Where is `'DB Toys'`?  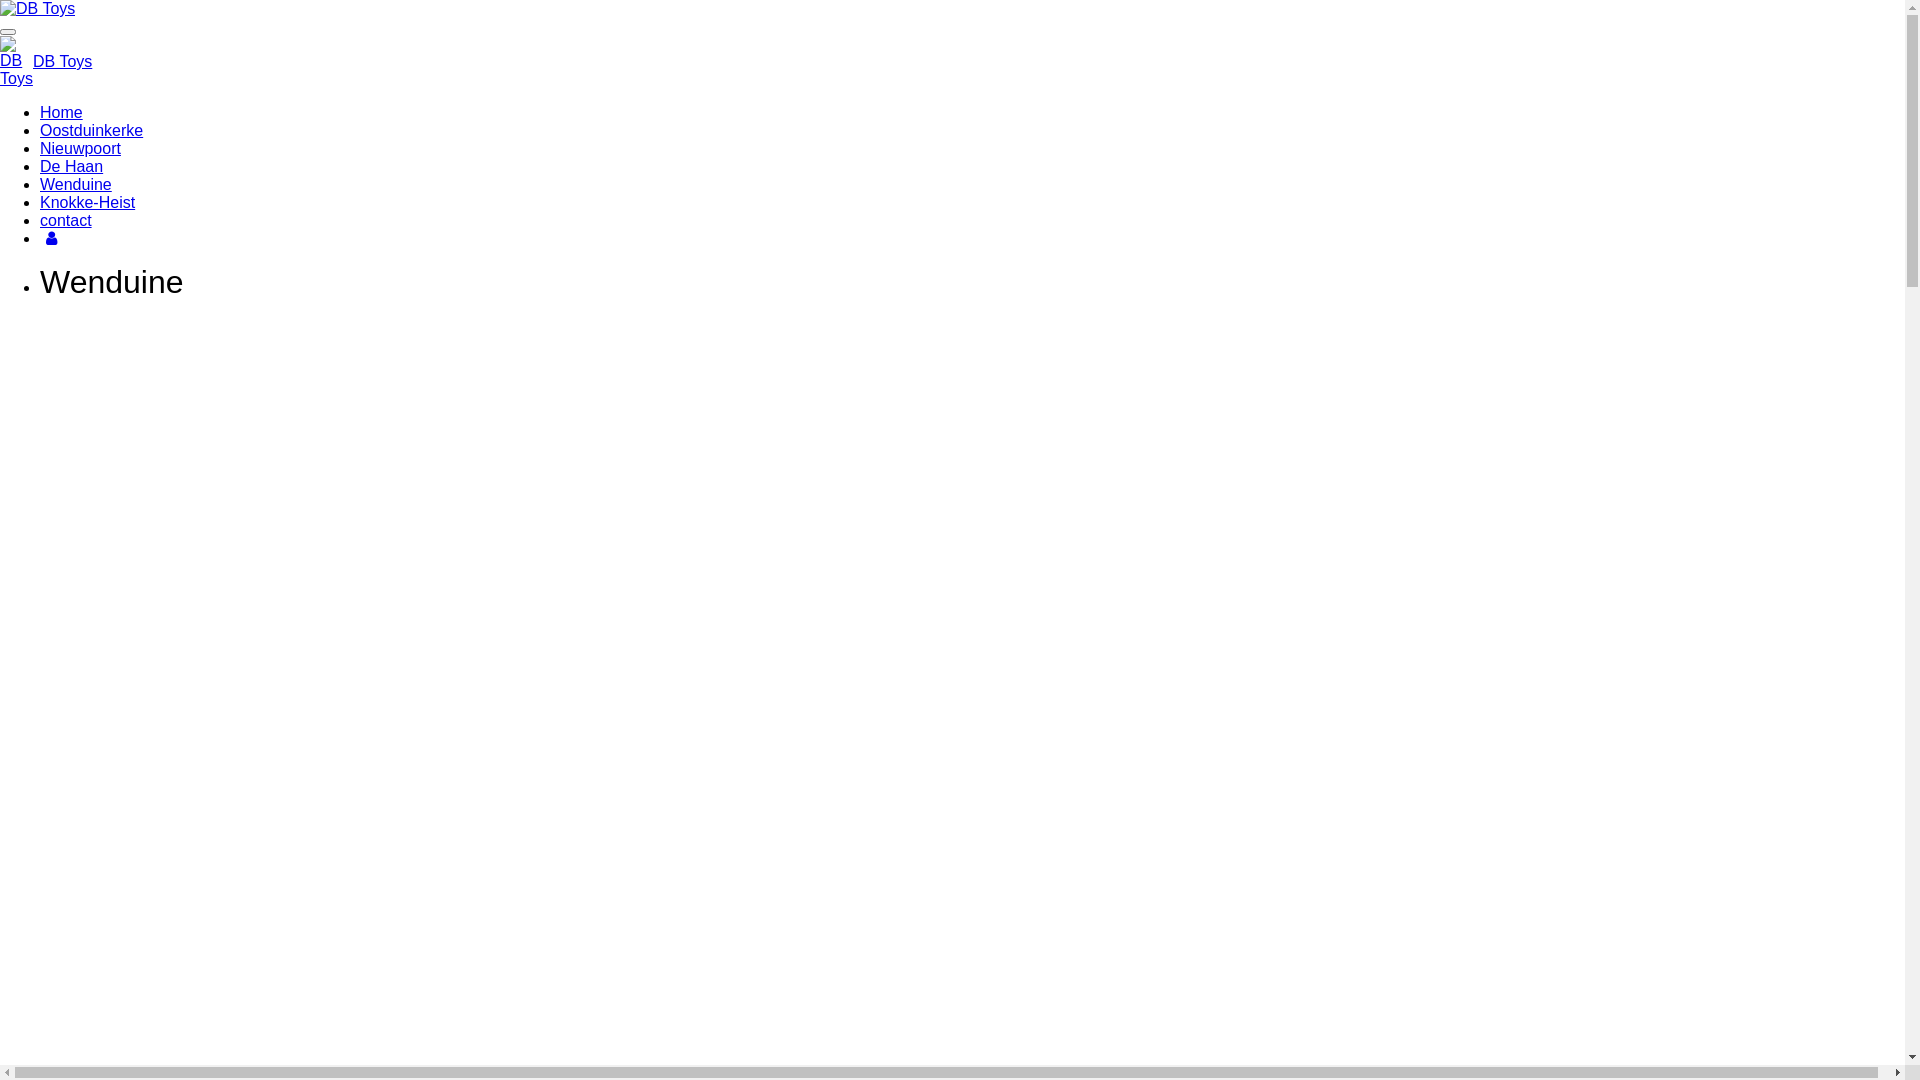 'DB Toys' is located at coordinates (62, 60).